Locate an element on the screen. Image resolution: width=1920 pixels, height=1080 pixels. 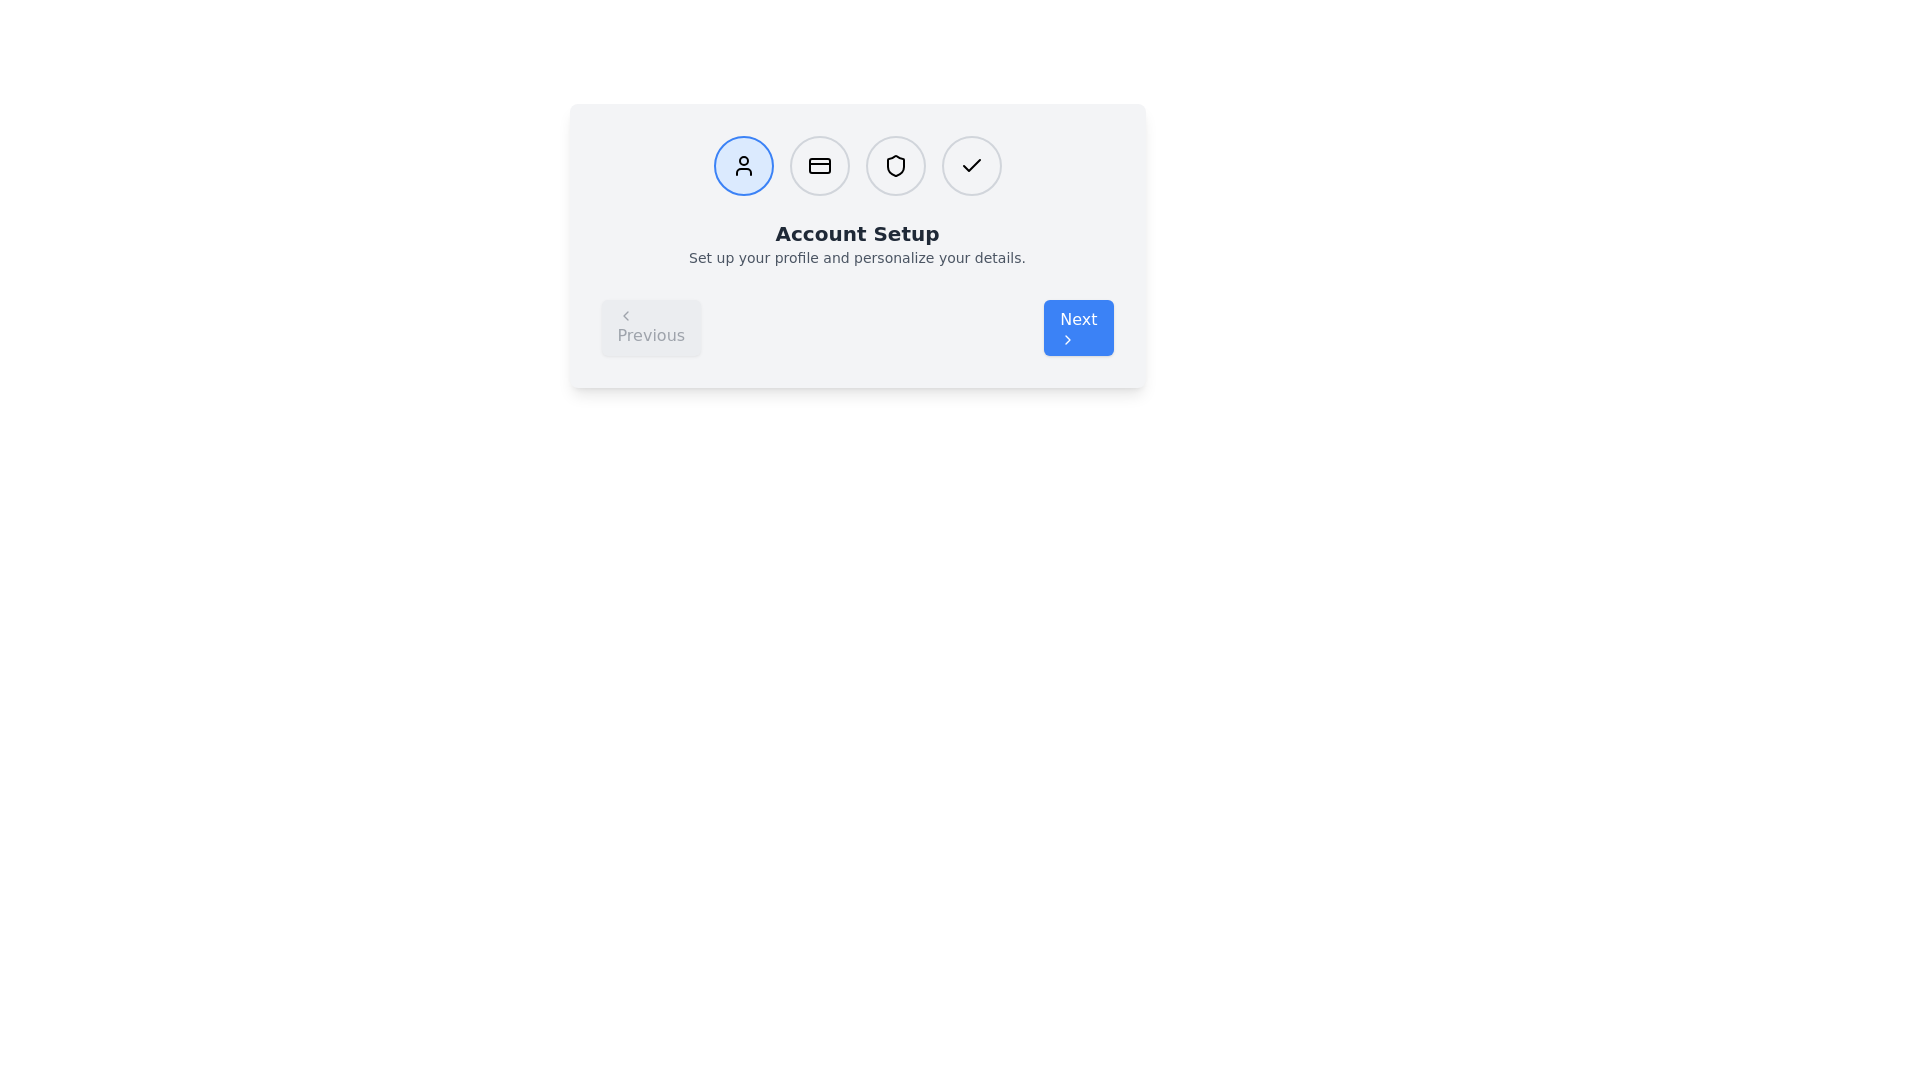
the shield icon, which is the third circular button from the left at the top of the card component is located at coordinates (894, 164).